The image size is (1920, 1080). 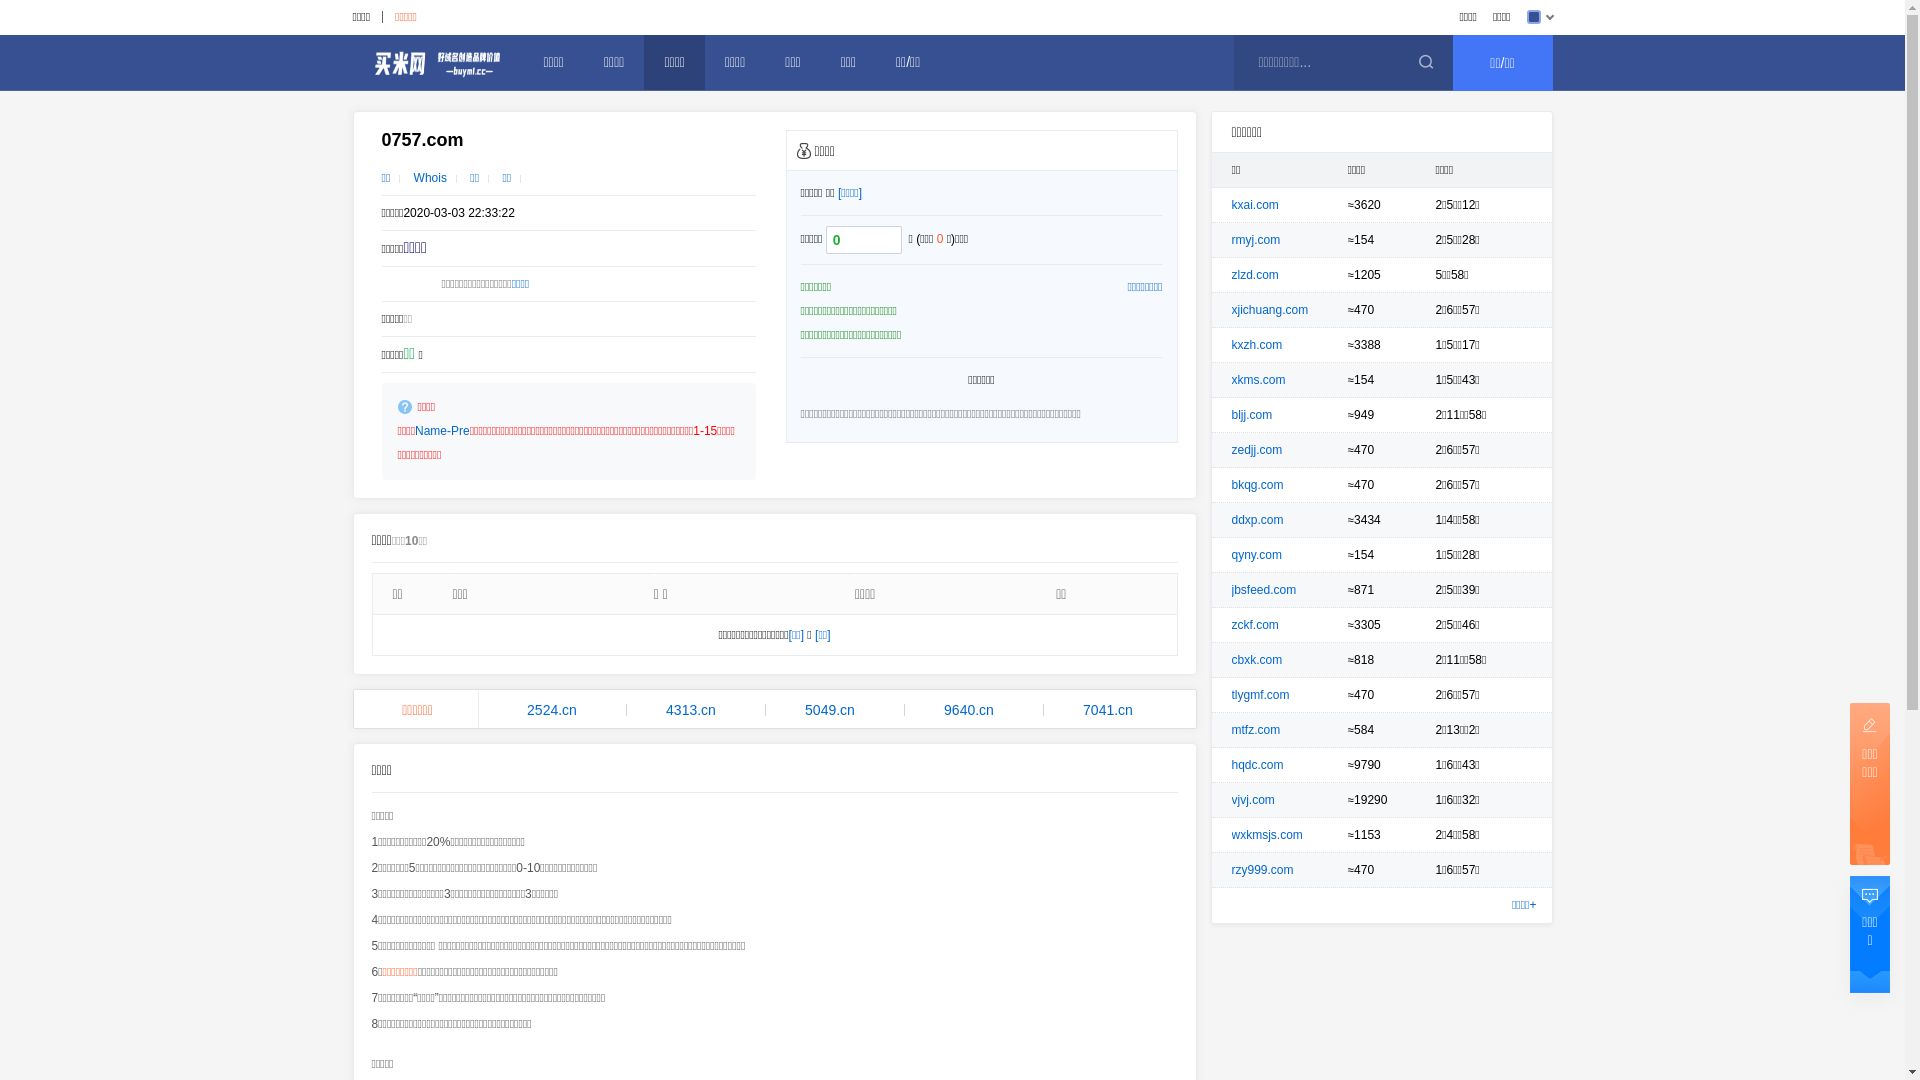 I want to click on 'Whois', so click(x=402, y=176).